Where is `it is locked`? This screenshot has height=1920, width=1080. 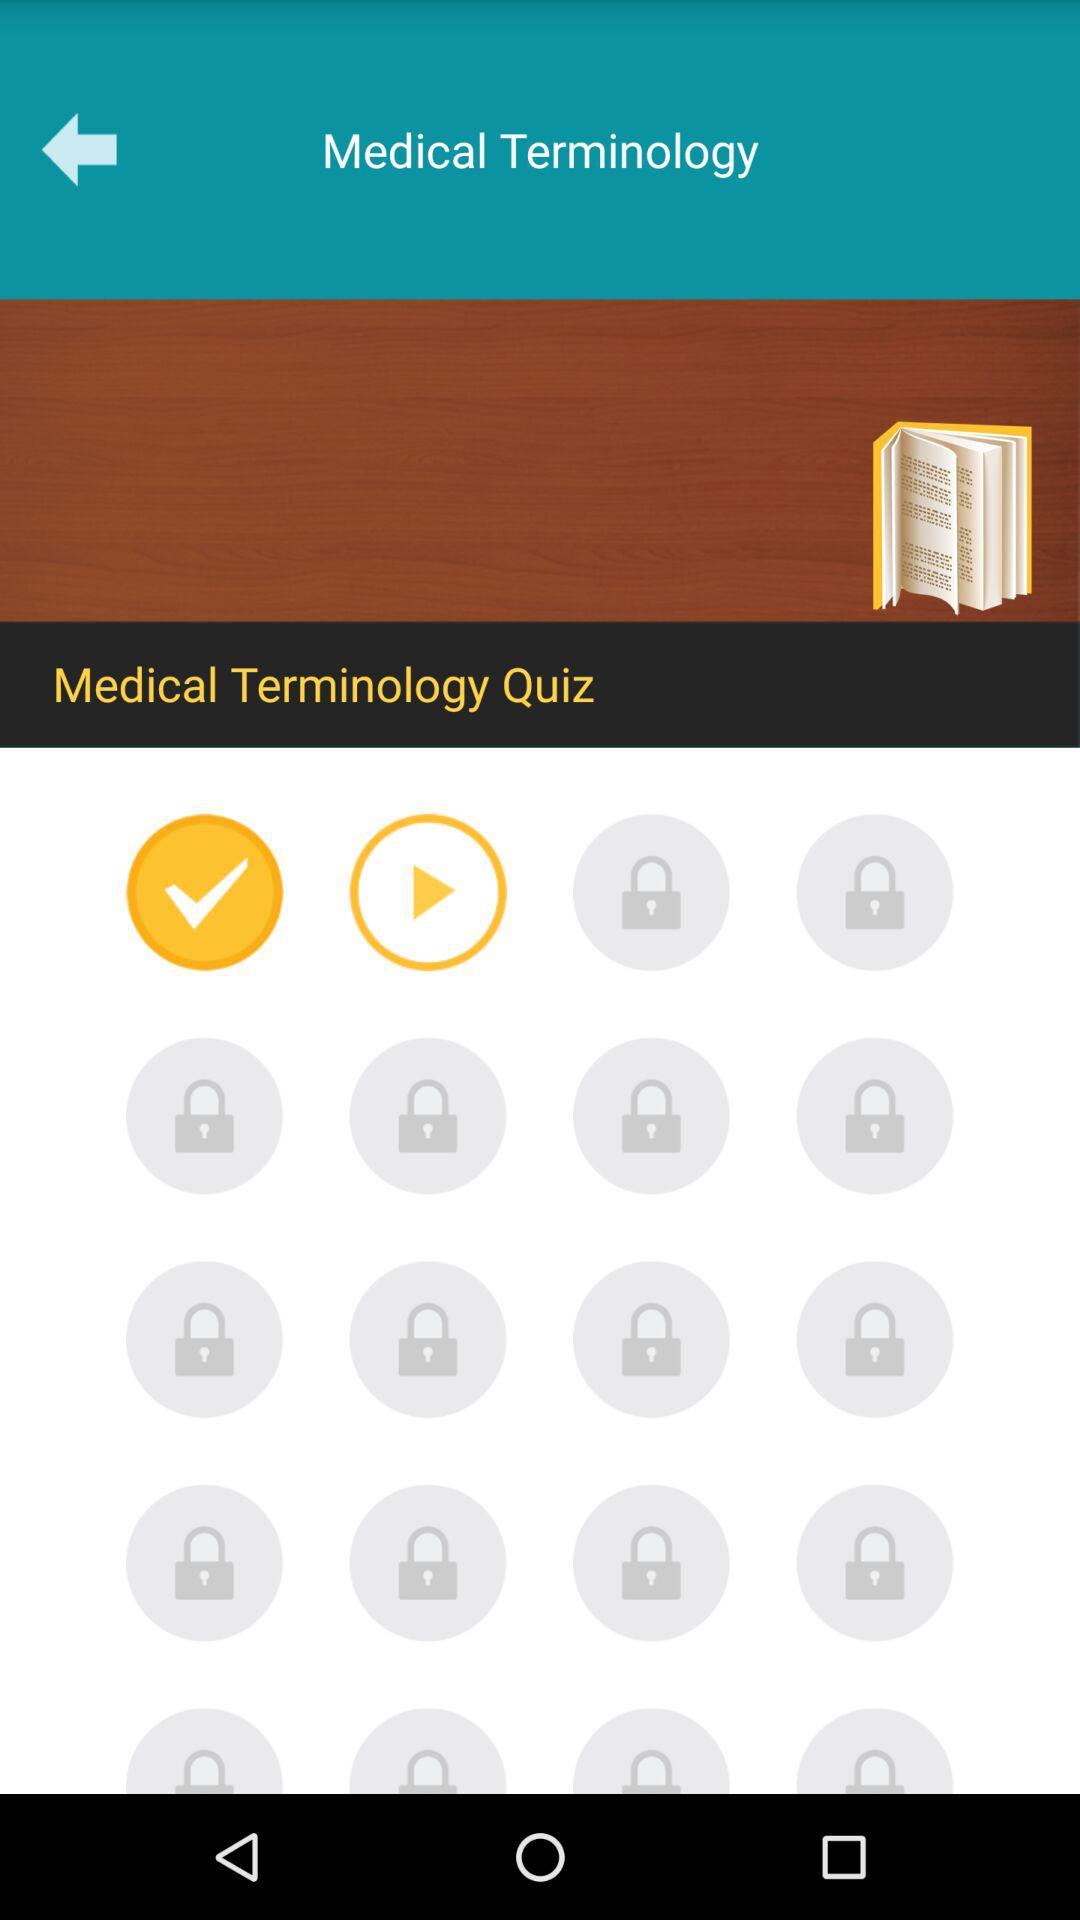 it is locked is located at coordinates (204, 1562).